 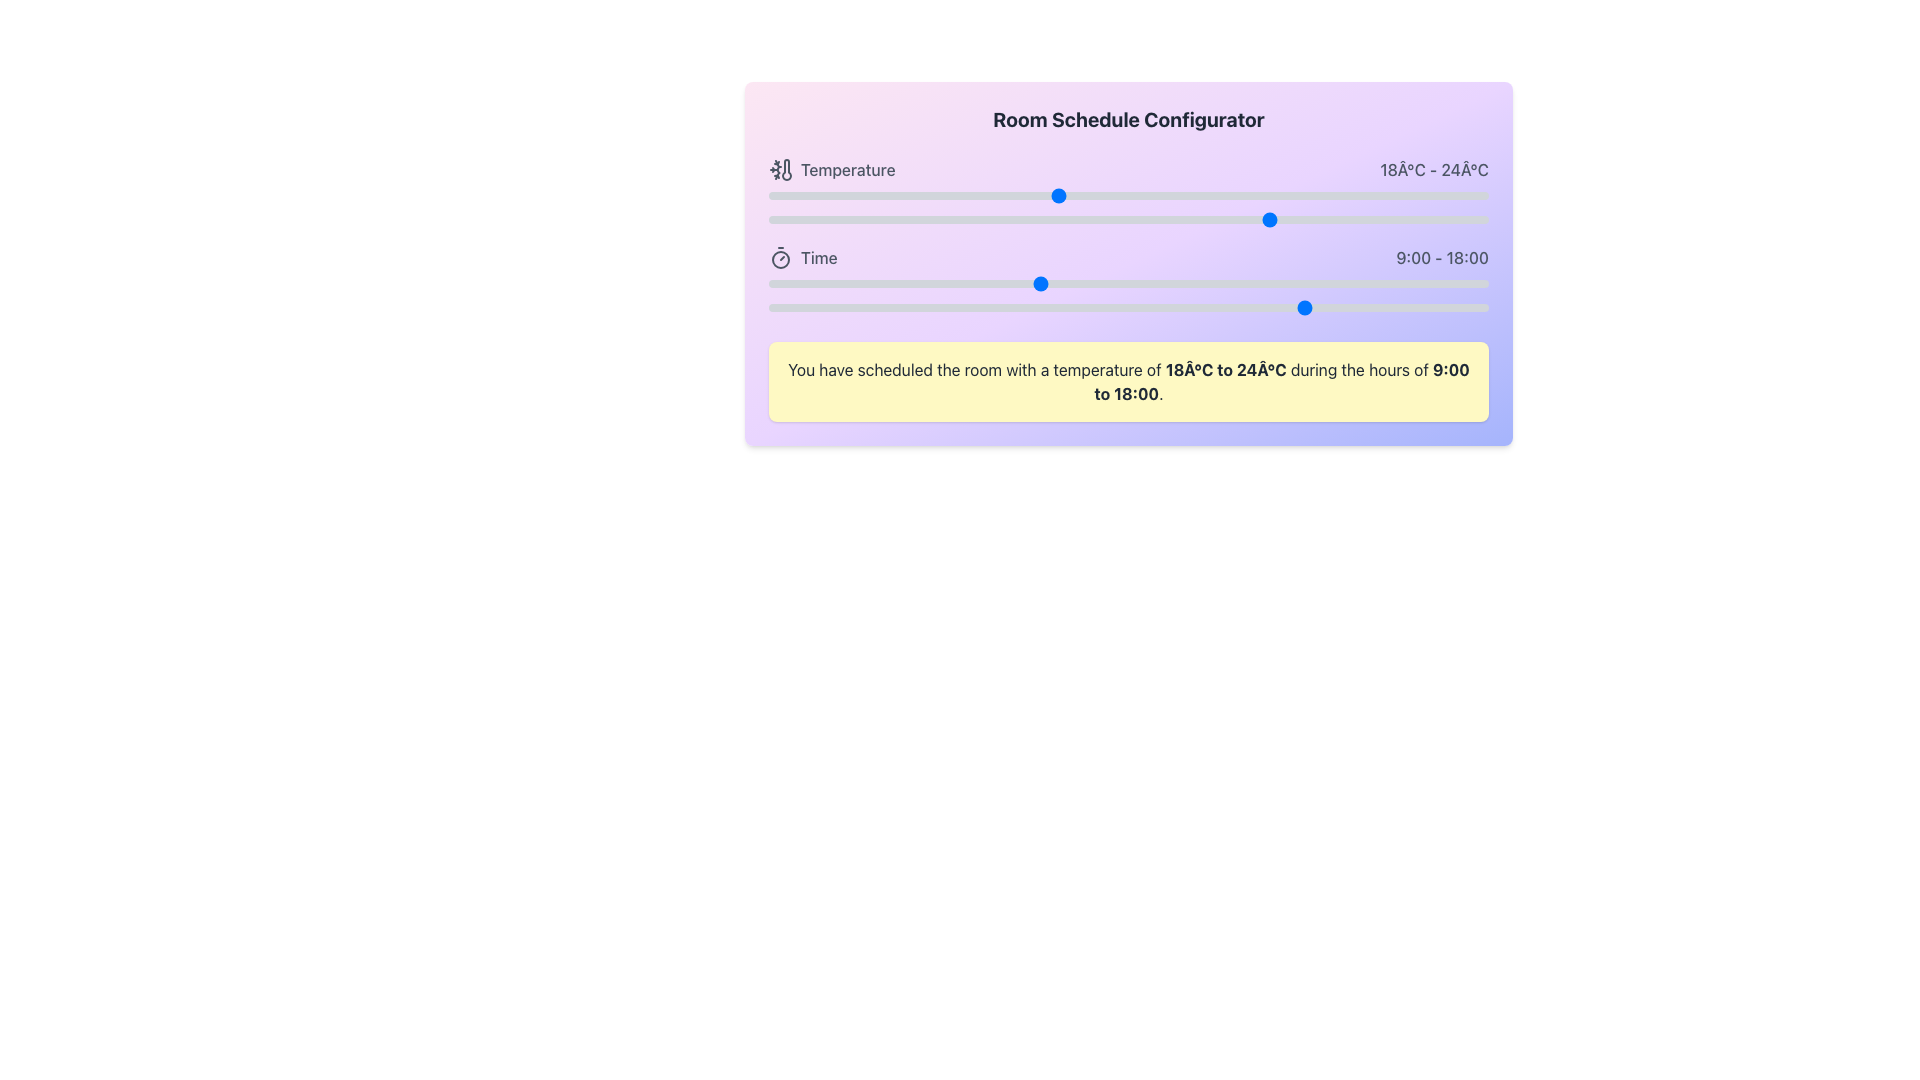 What do you see at coordinates (1128, 281) in the screenshot?
I see `the Range selection slider labeled 'Time 9:00 - 18:00'` at bounding box center [1128, 281].